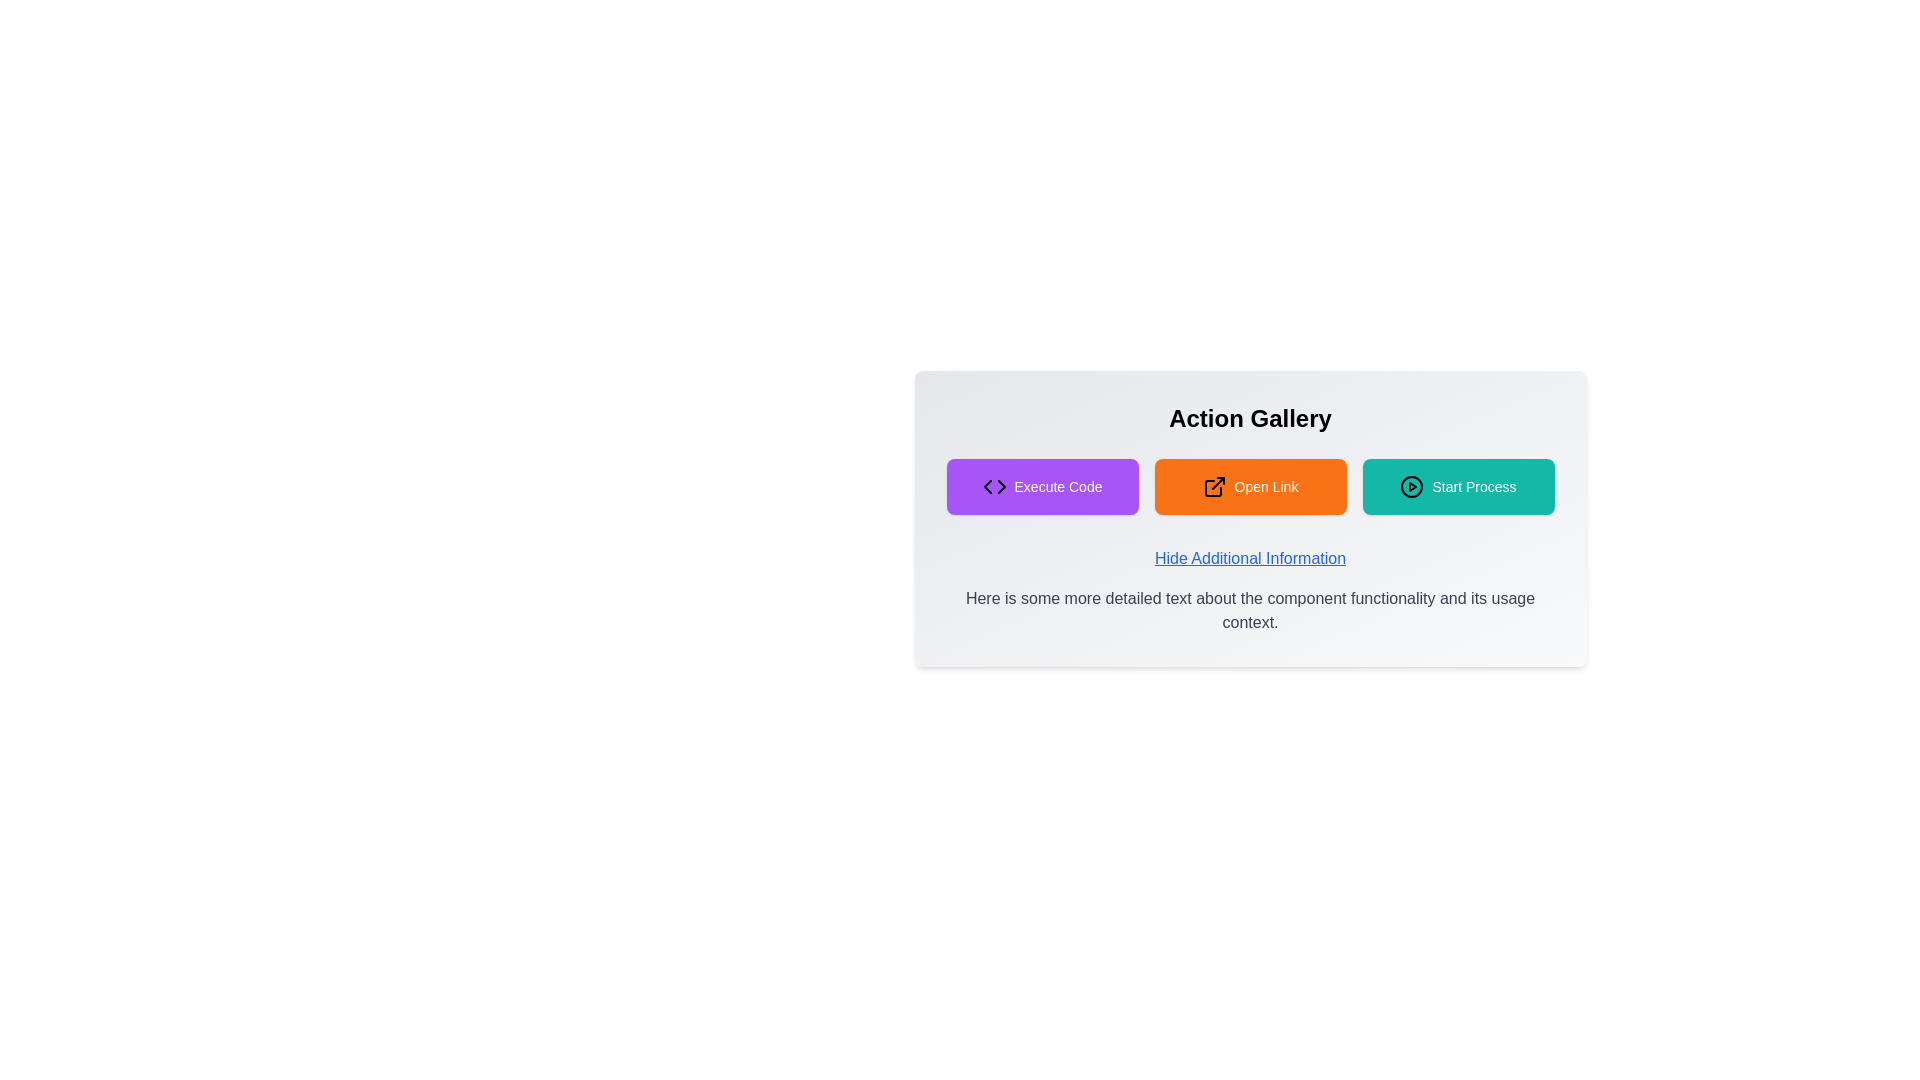 The height and width of the screenshot is (1080, 1920). I want to click on the play button icon, which is a hollow circle with a triangular play symbol, located to the left of the 'Start Process' button in the three-button layout, so click(1411, 486).